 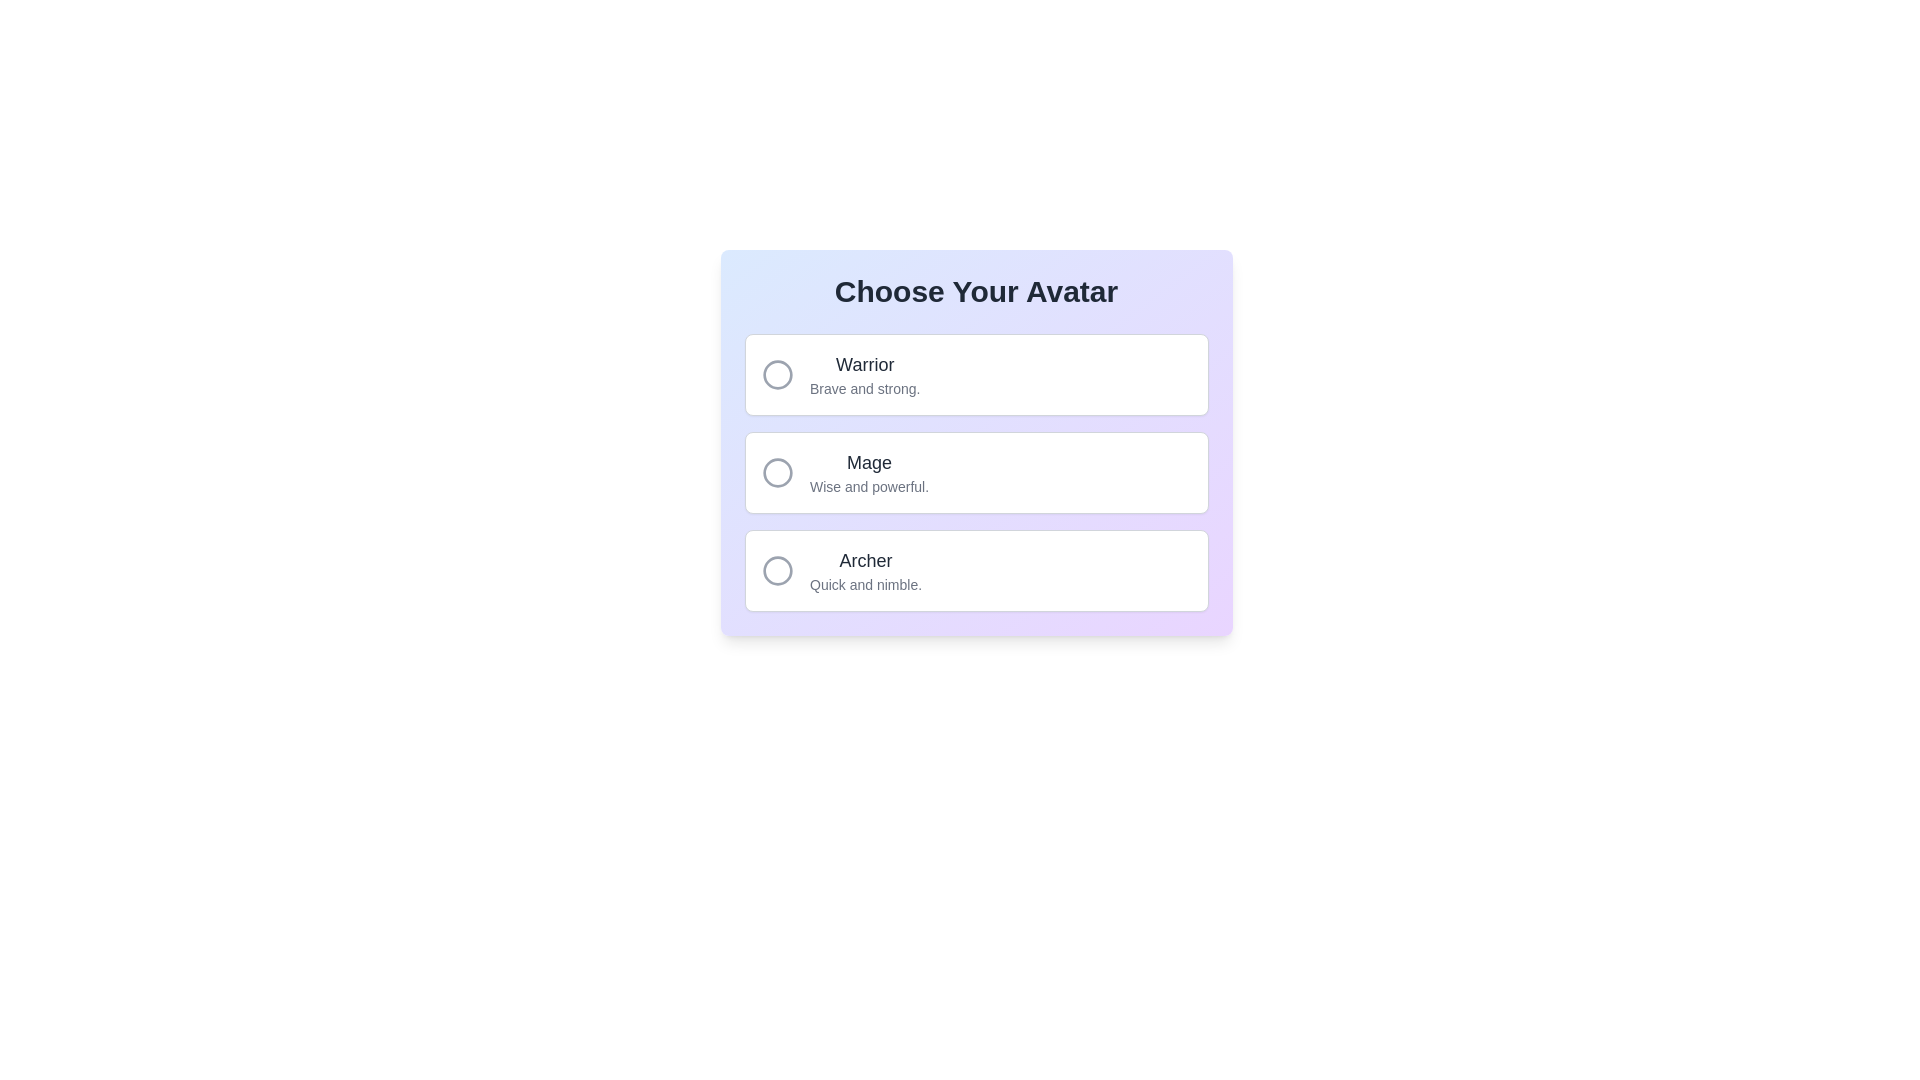 What do you see at coordinates (976, 442) in the screenshot?
I see `the 'Mage' selection card, which is the second option in the group of three selection cards under 'Choose Your Avatar'` at bounding box center [976, 442].